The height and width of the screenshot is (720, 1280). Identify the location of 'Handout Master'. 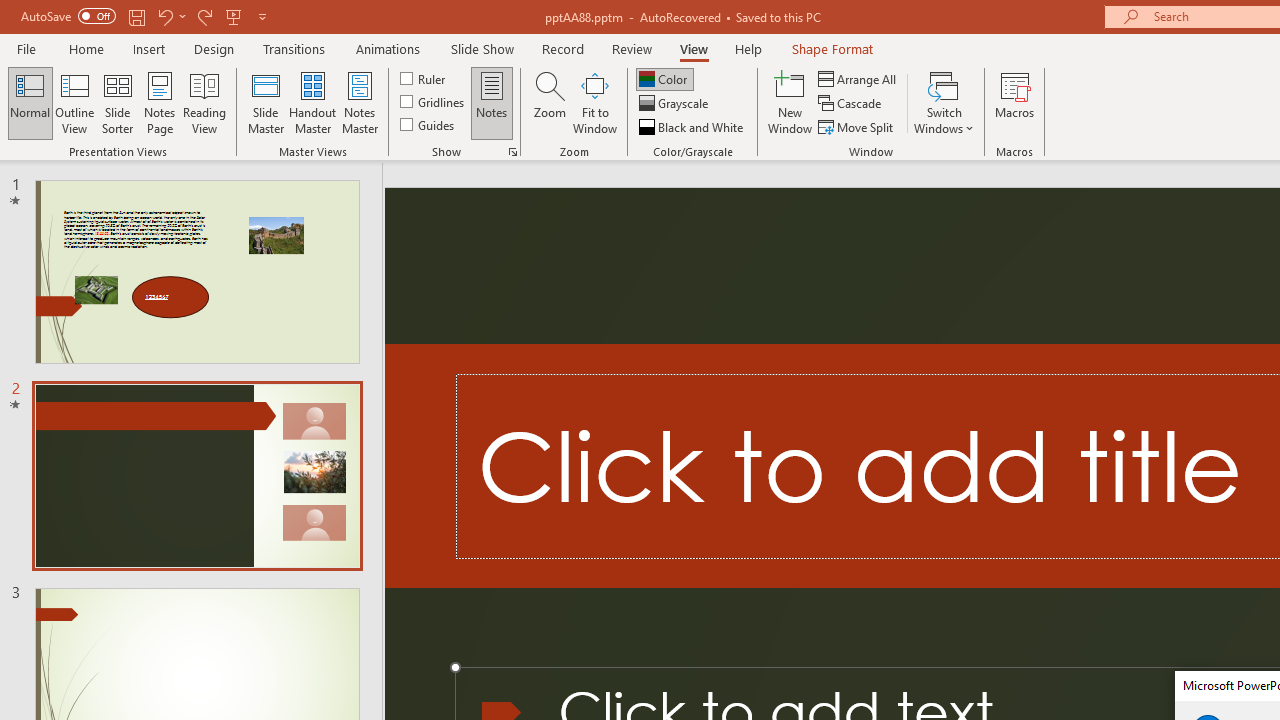
(311, 103).